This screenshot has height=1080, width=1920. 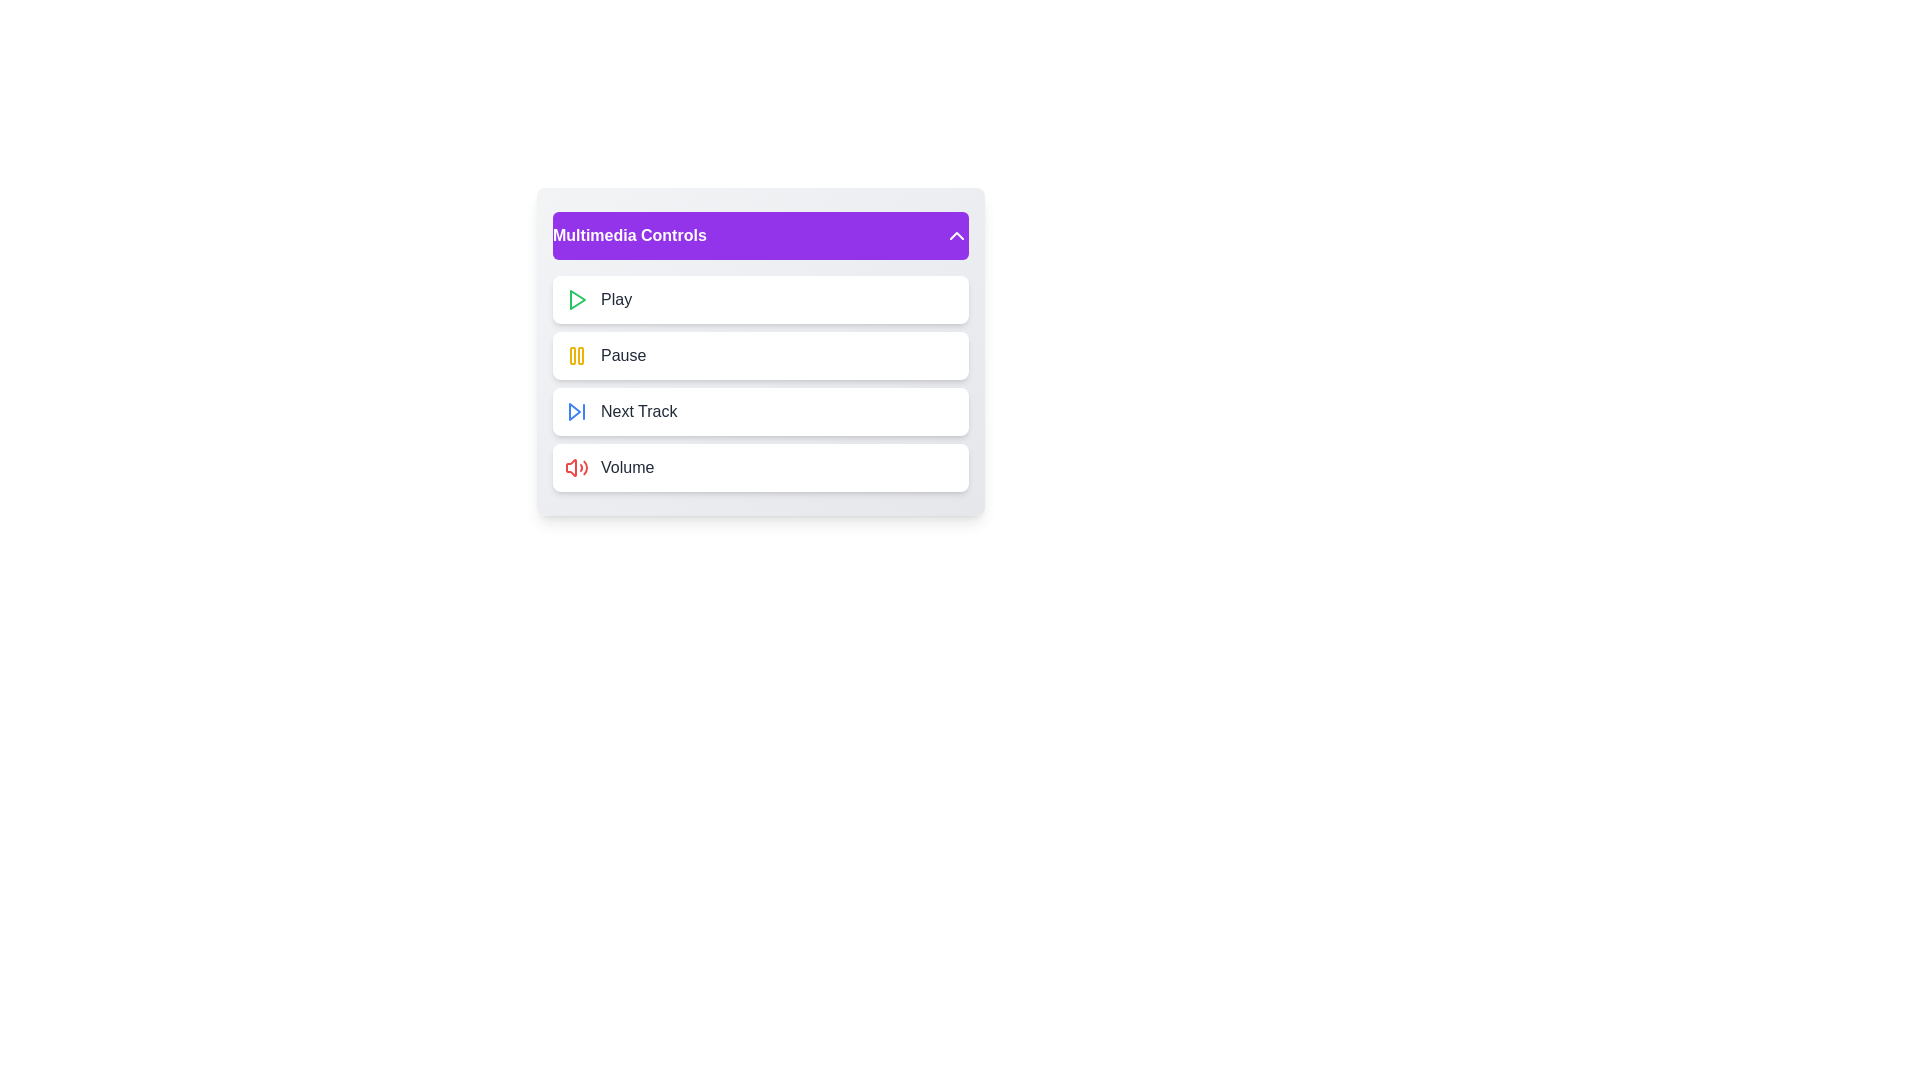 What do you see at coordinates (575, 467) in the screenshot?
I see `the red-colored audio volume icon located at the left end of the row labeled 'Volume' in the multimedia controls section` at bounding box center [575, 467].